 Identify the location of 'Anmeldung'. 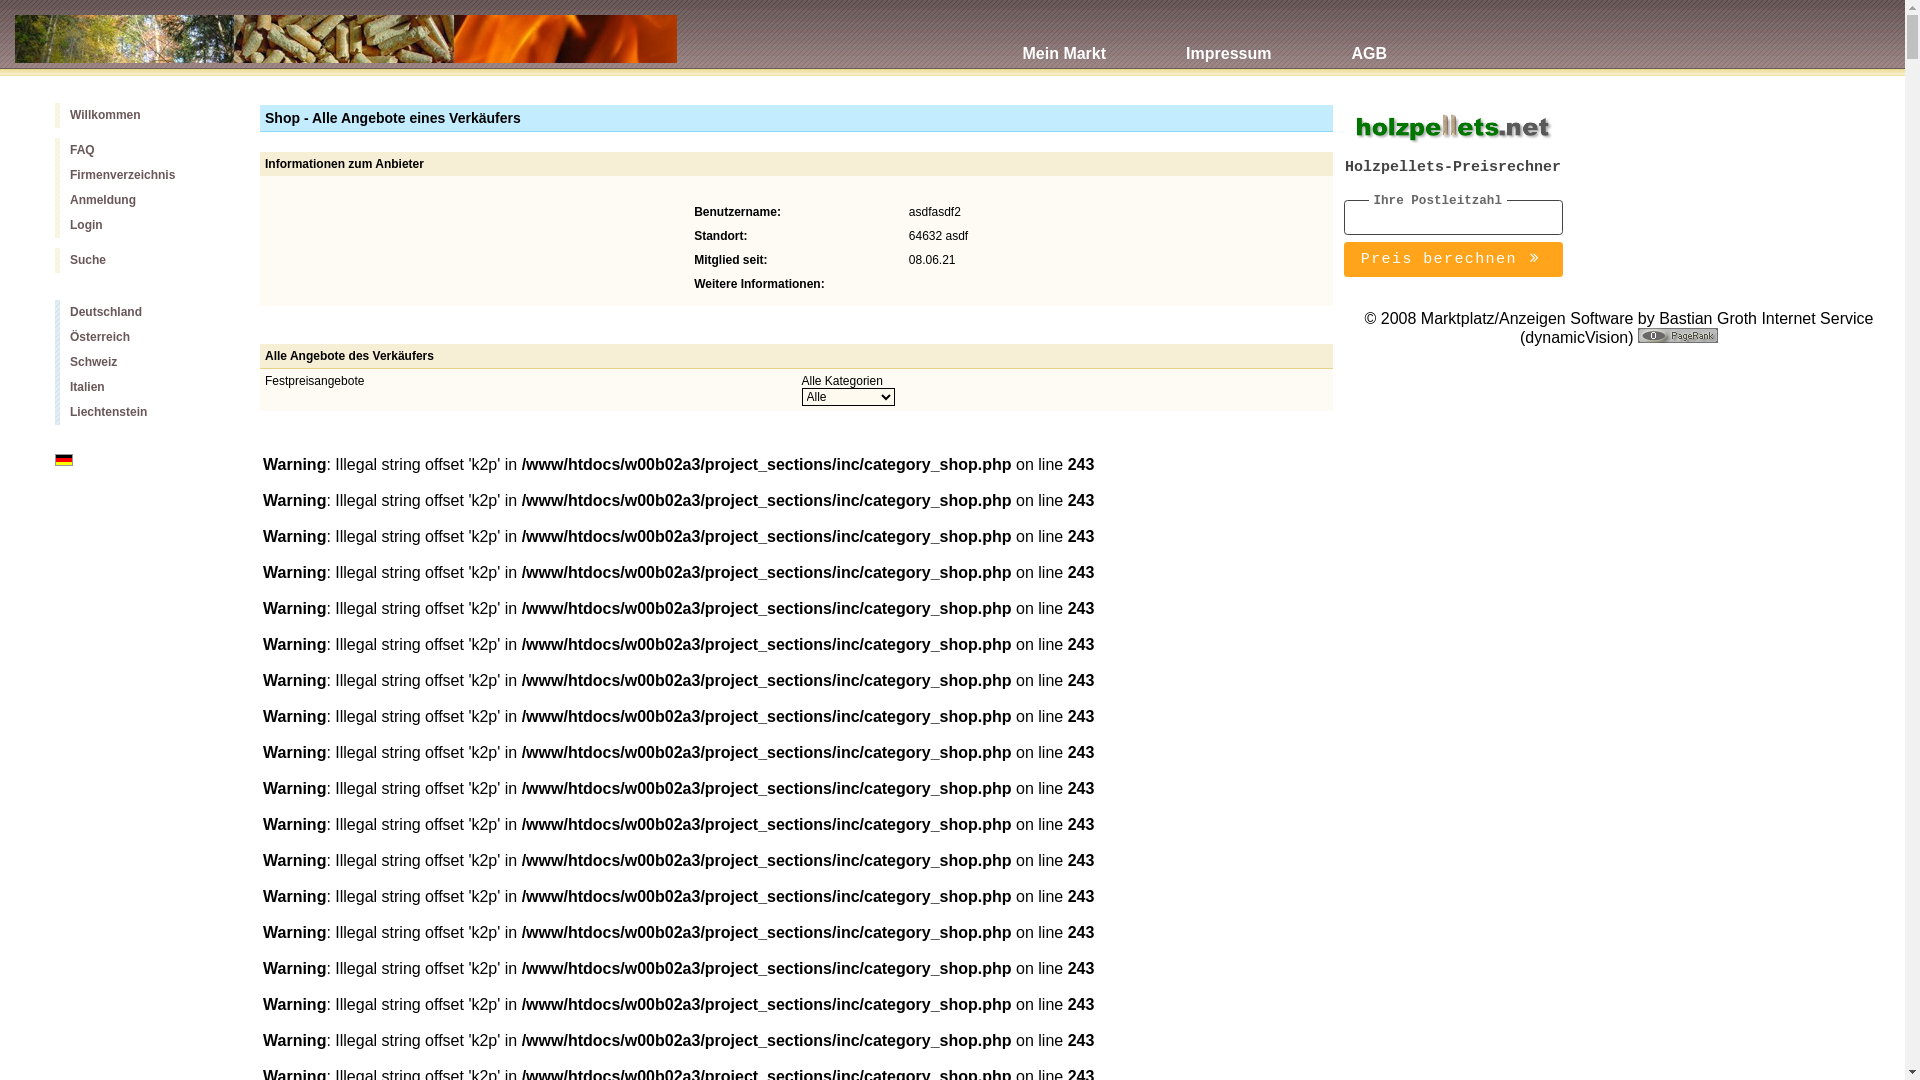
(141, 200).